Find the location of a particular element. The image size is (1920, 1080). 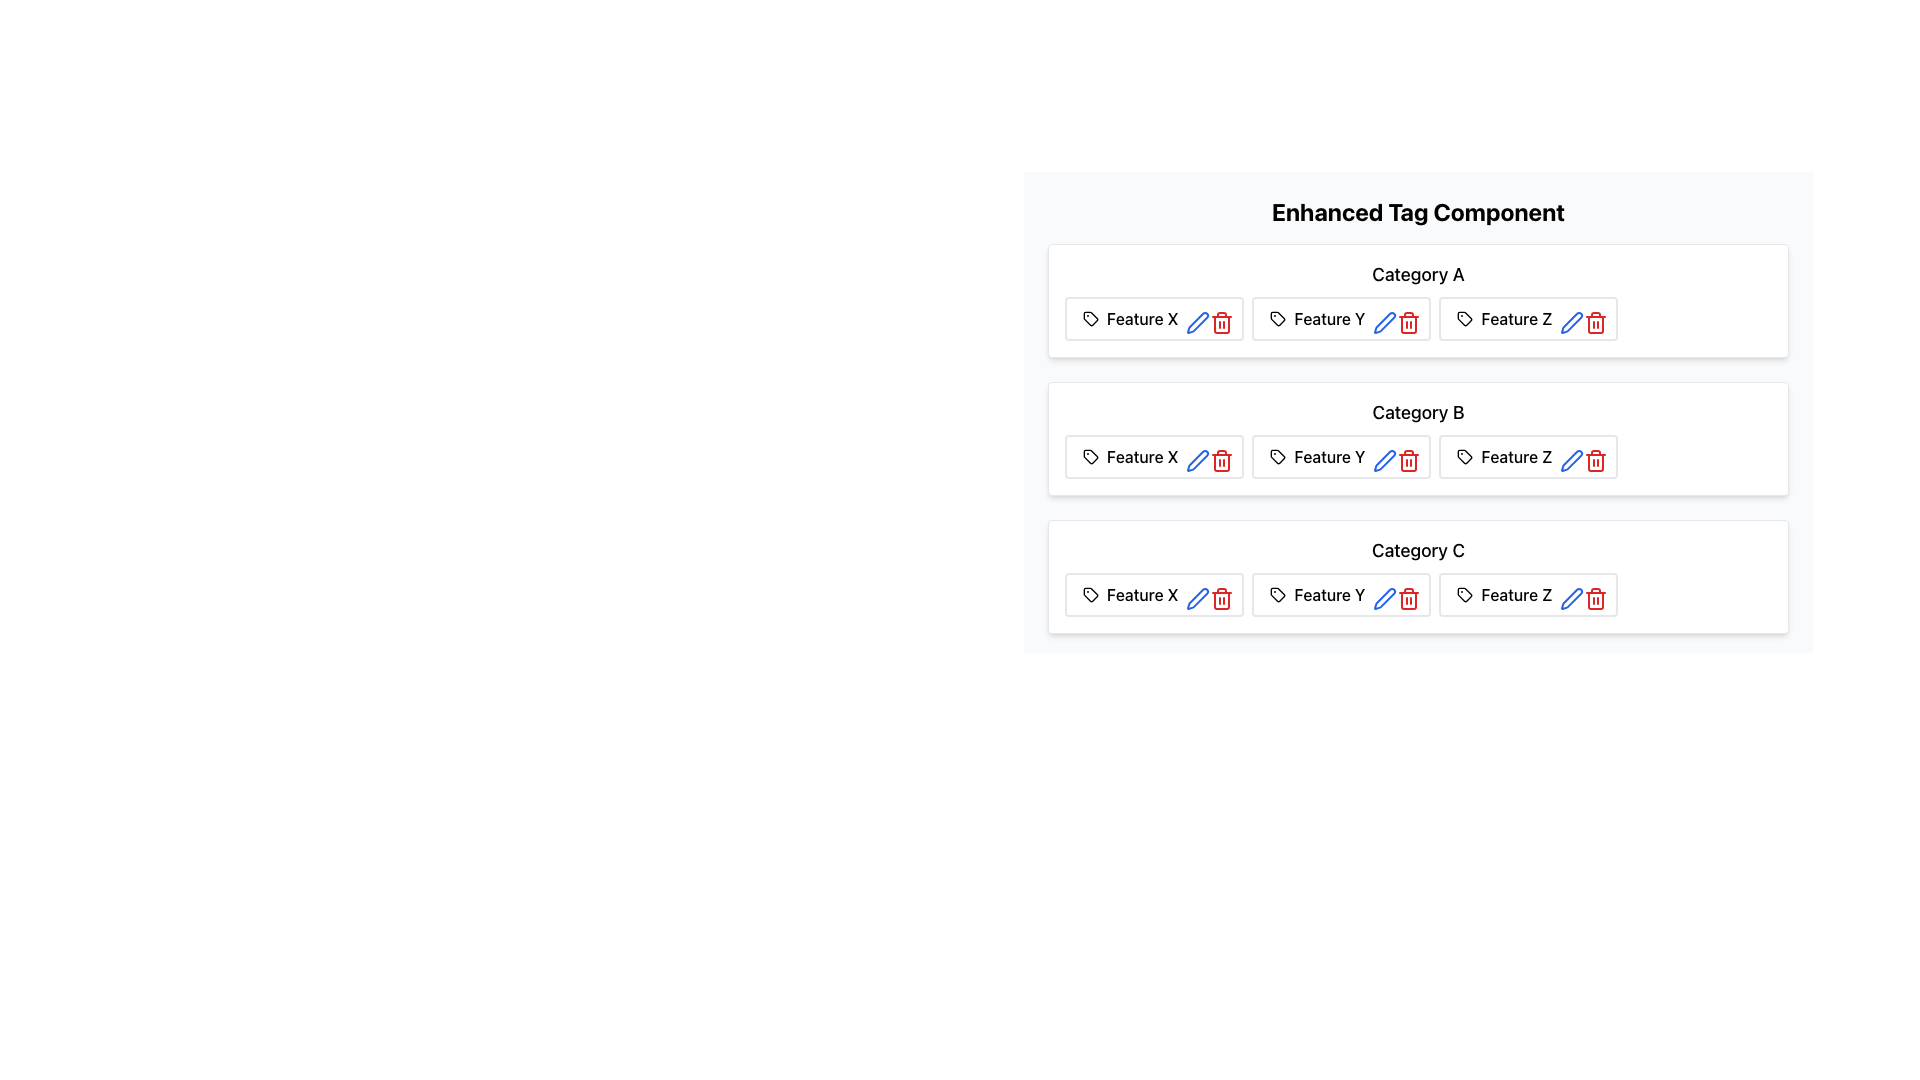

the tag icon located within the 'Feature X' button under 'Category C' is located at coordinates (1088, 593).